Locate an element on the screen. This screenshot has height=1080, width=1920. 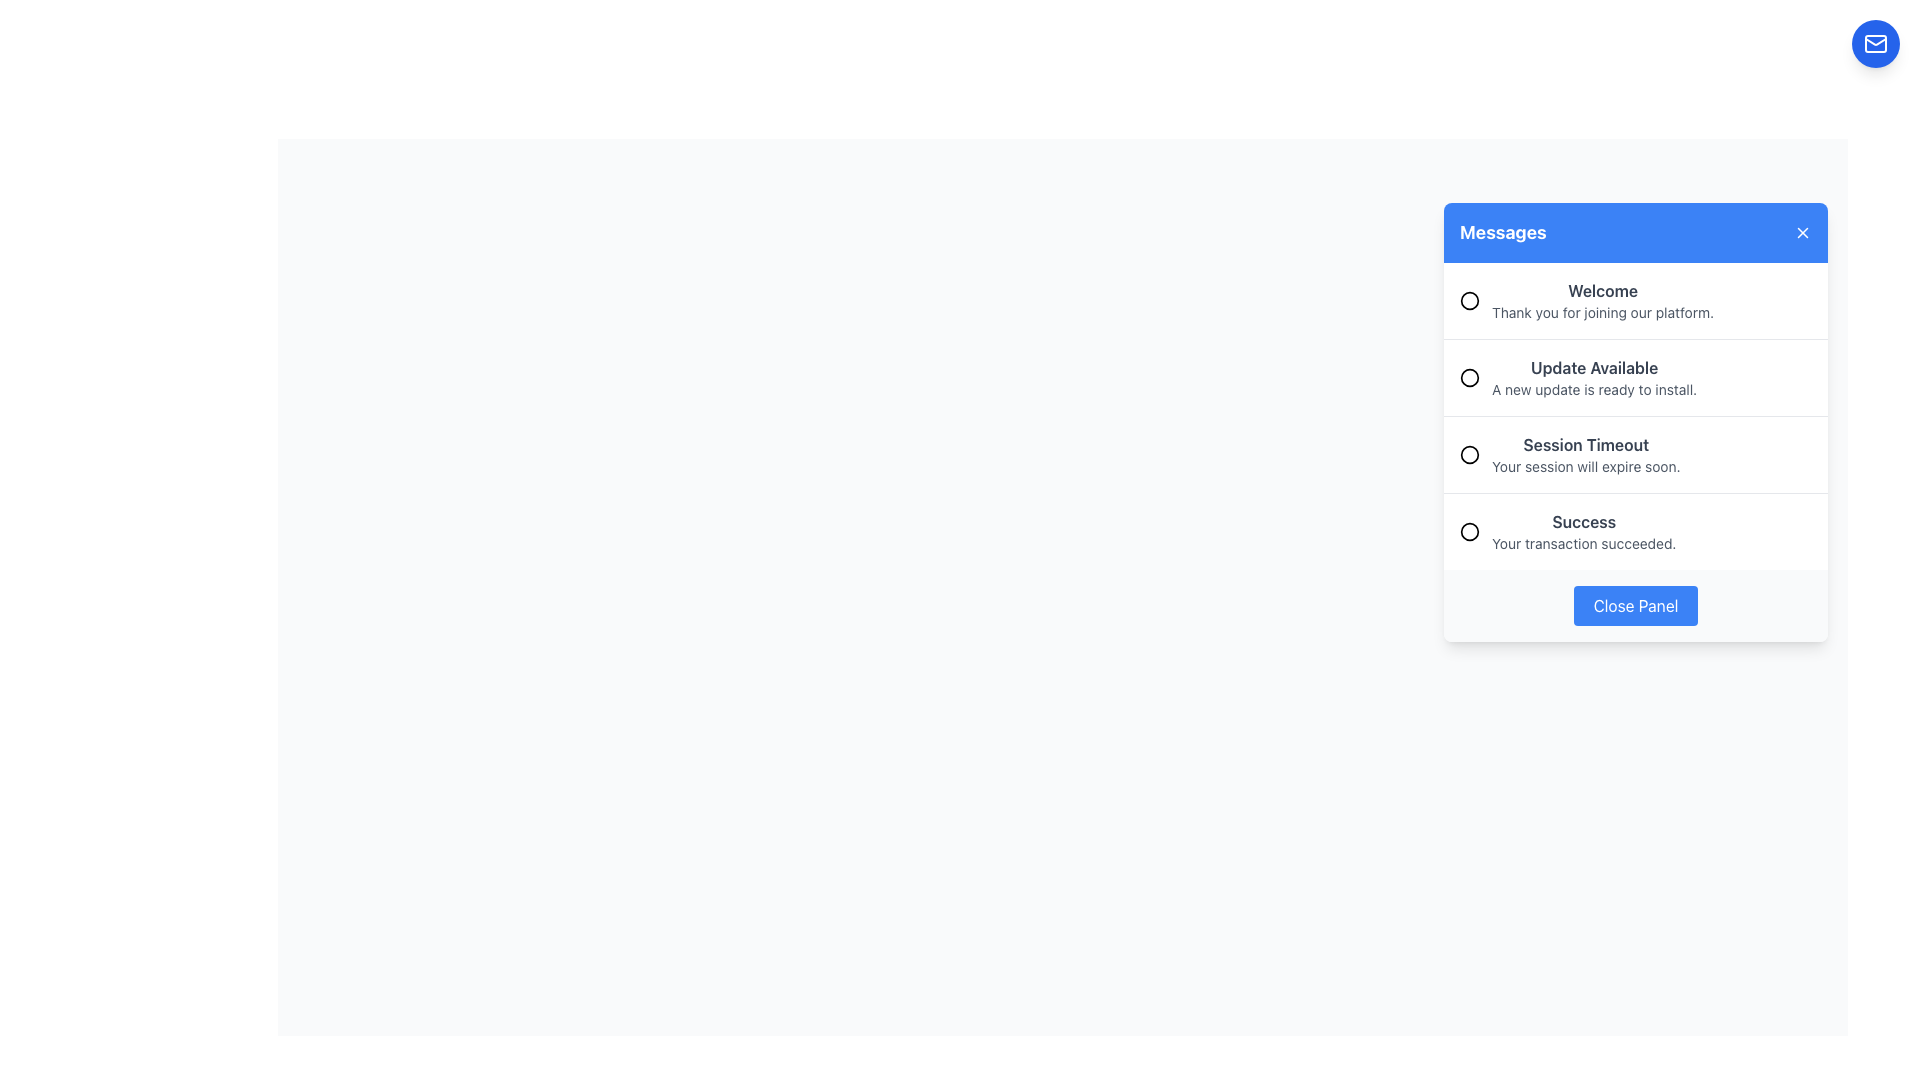
the diagonal line forming part of the 'X' icon in the small red button located at the top-right of the blue header bar labeled 'Messages' is located at coordinates (1803, 231).